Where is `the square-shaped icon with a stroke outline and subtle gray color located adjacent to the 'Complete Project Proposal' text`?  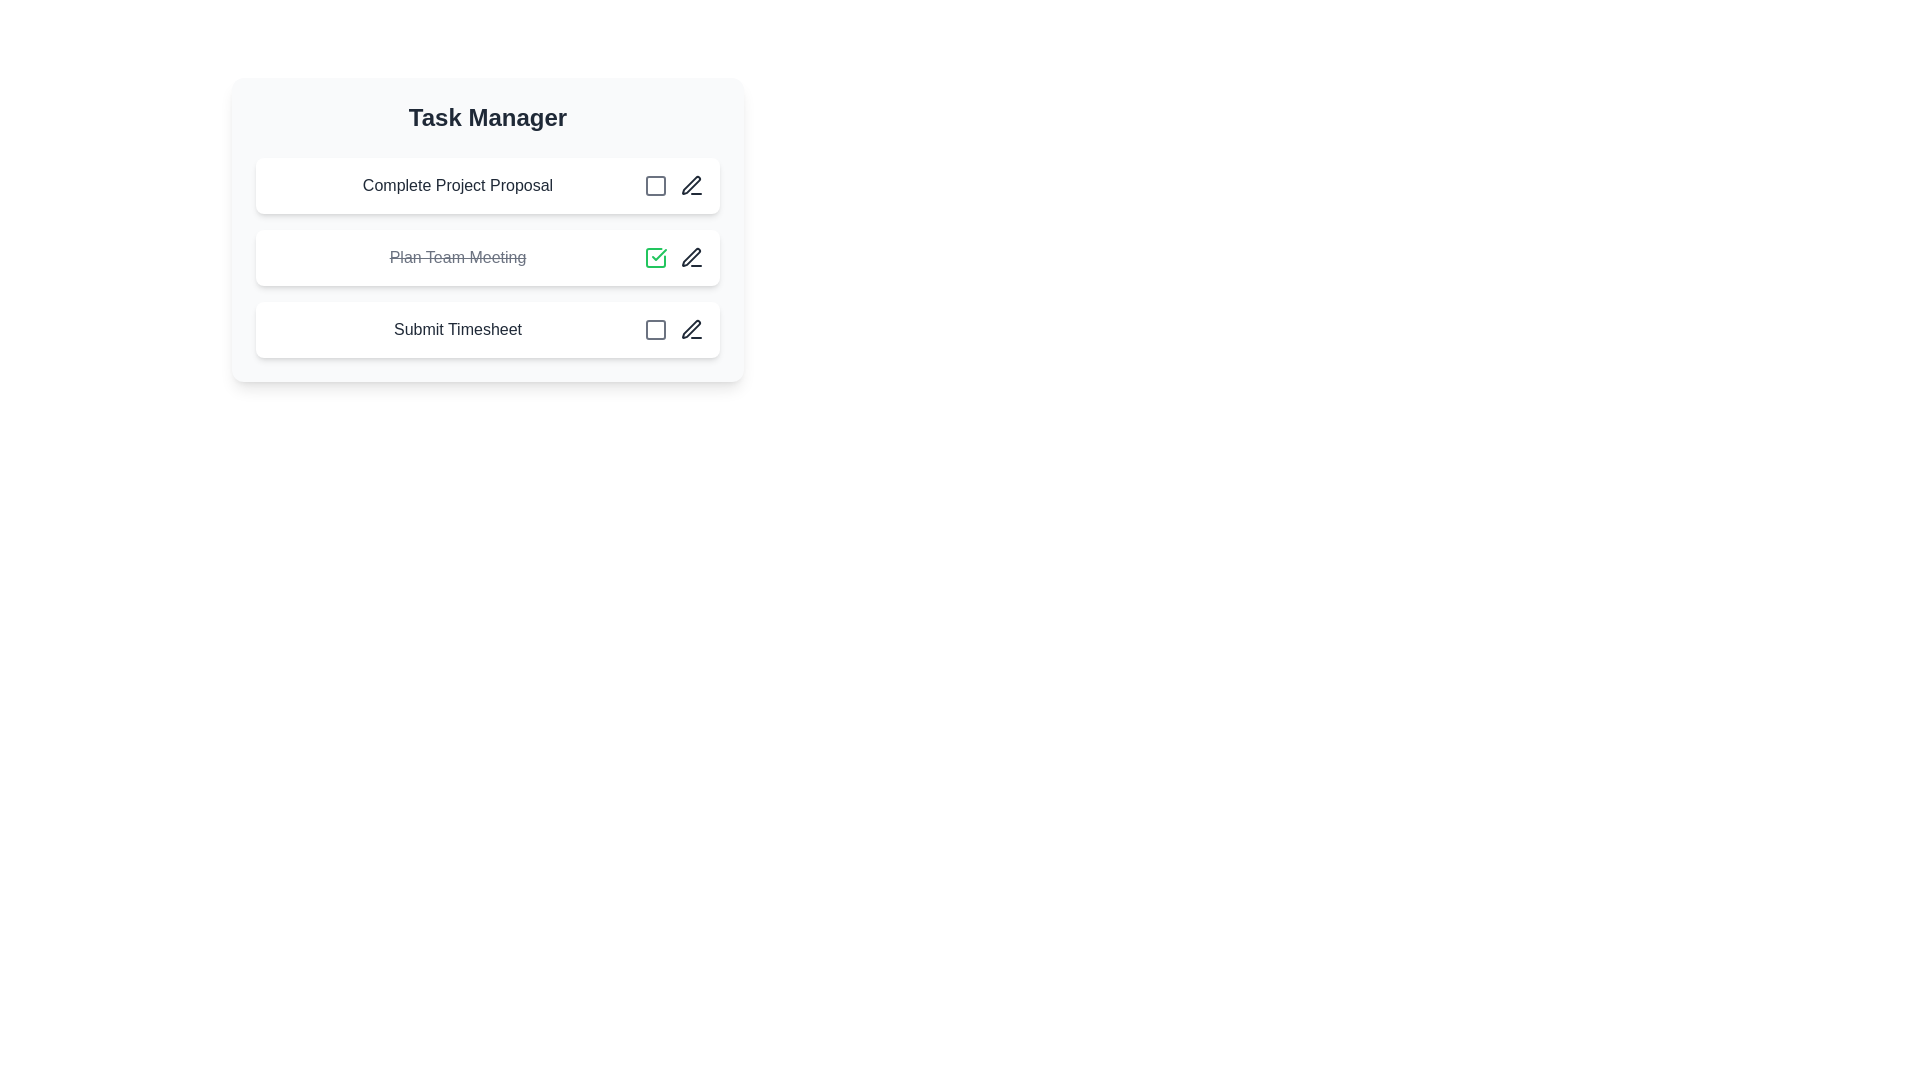 the square-shaped icon with a stroke outline and subtle gray color located adjacent to the 'Complete Project Proposal' text is located at coordinates (656, 185).